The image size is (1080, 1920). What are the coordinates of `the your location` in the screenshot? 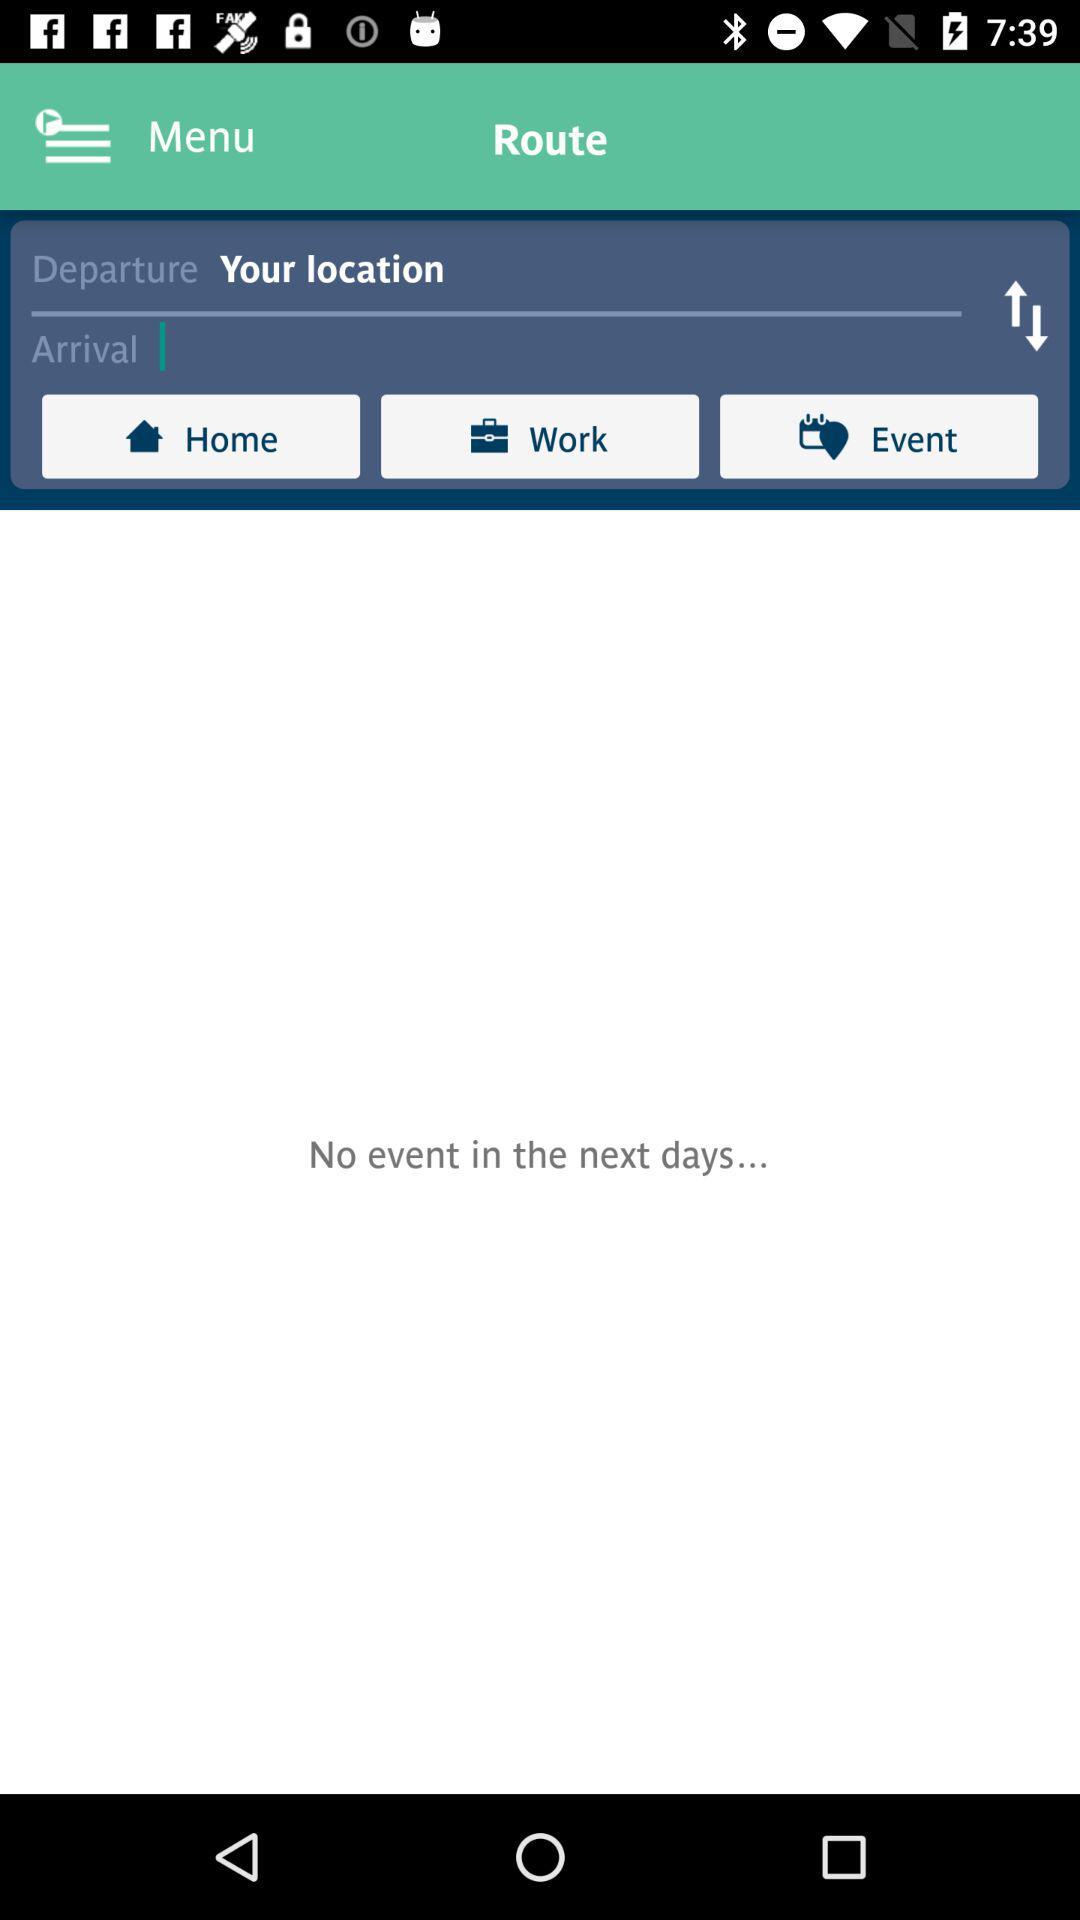 It's located at (600, 264).